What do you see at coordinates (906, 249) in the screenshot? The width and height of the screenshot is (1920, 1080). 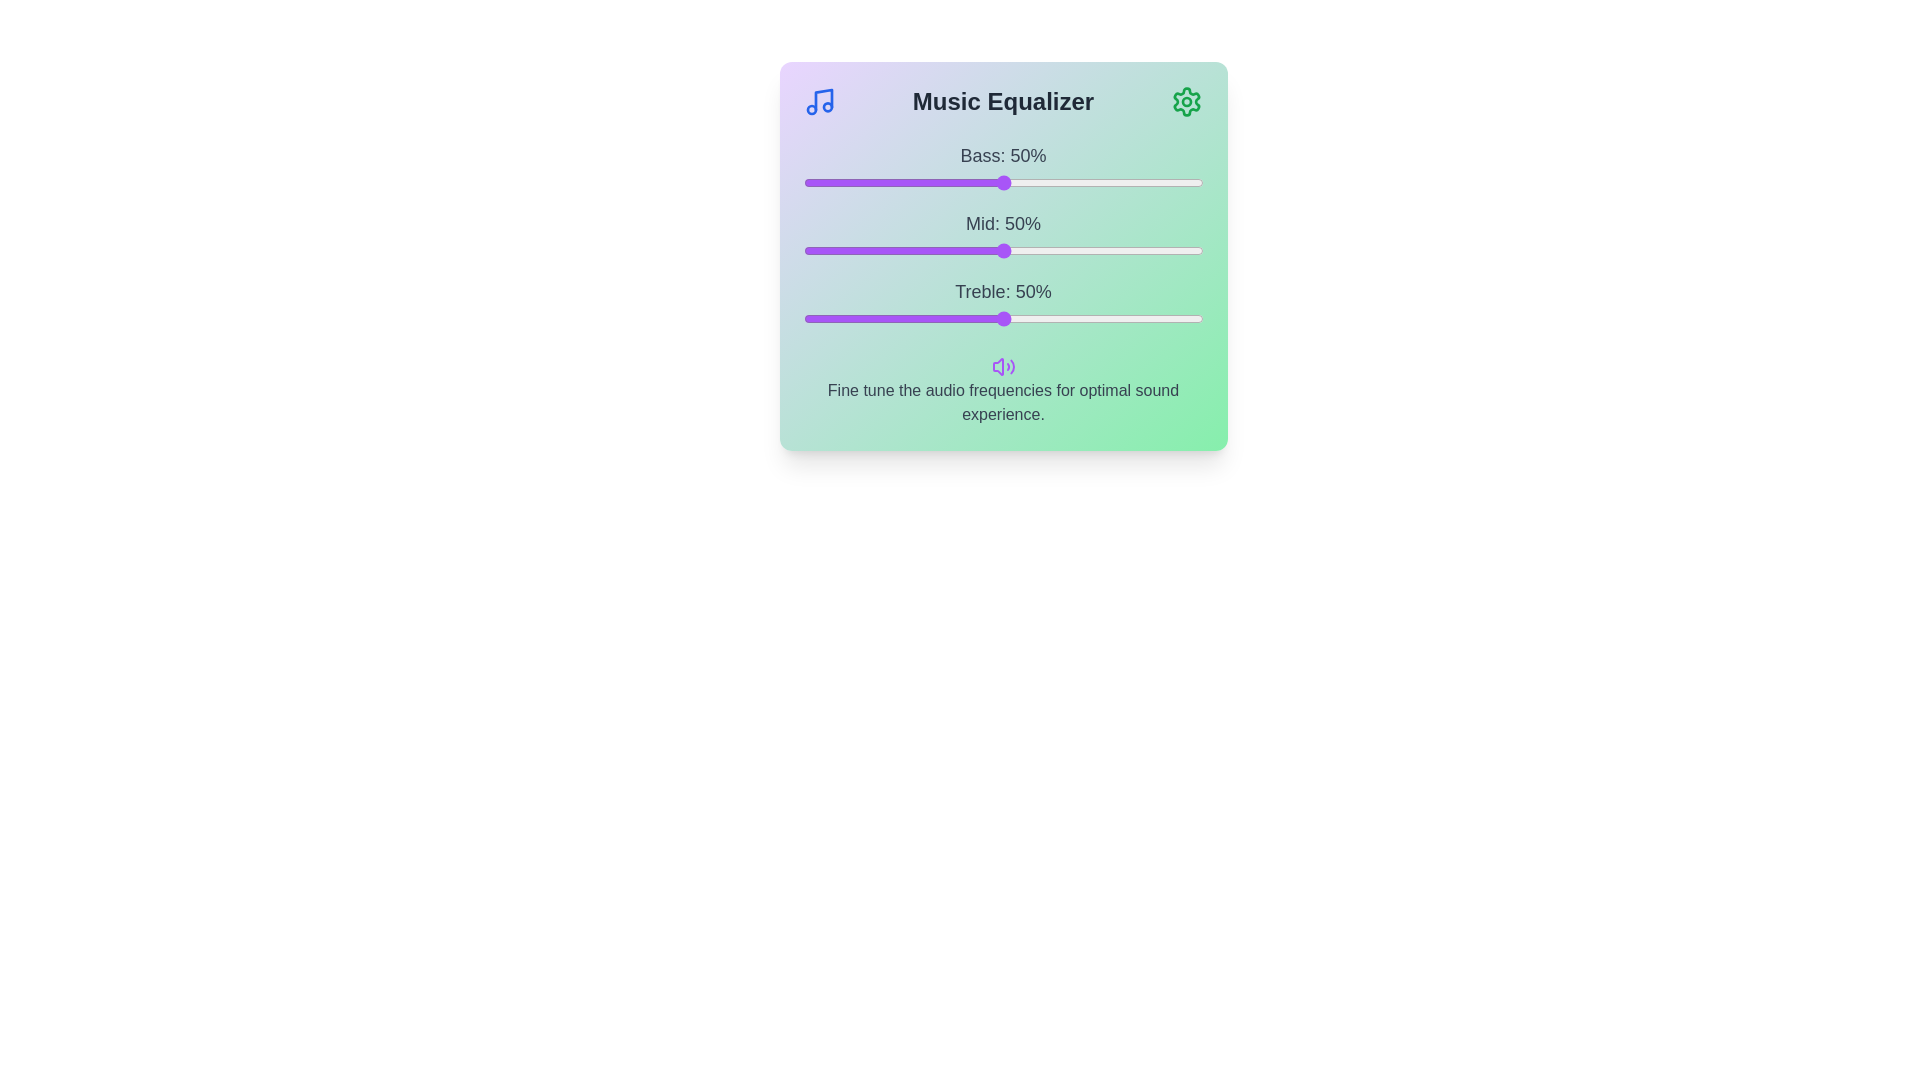 I see `the mid frequency slider to 26%` at bounding box center [906, 249].